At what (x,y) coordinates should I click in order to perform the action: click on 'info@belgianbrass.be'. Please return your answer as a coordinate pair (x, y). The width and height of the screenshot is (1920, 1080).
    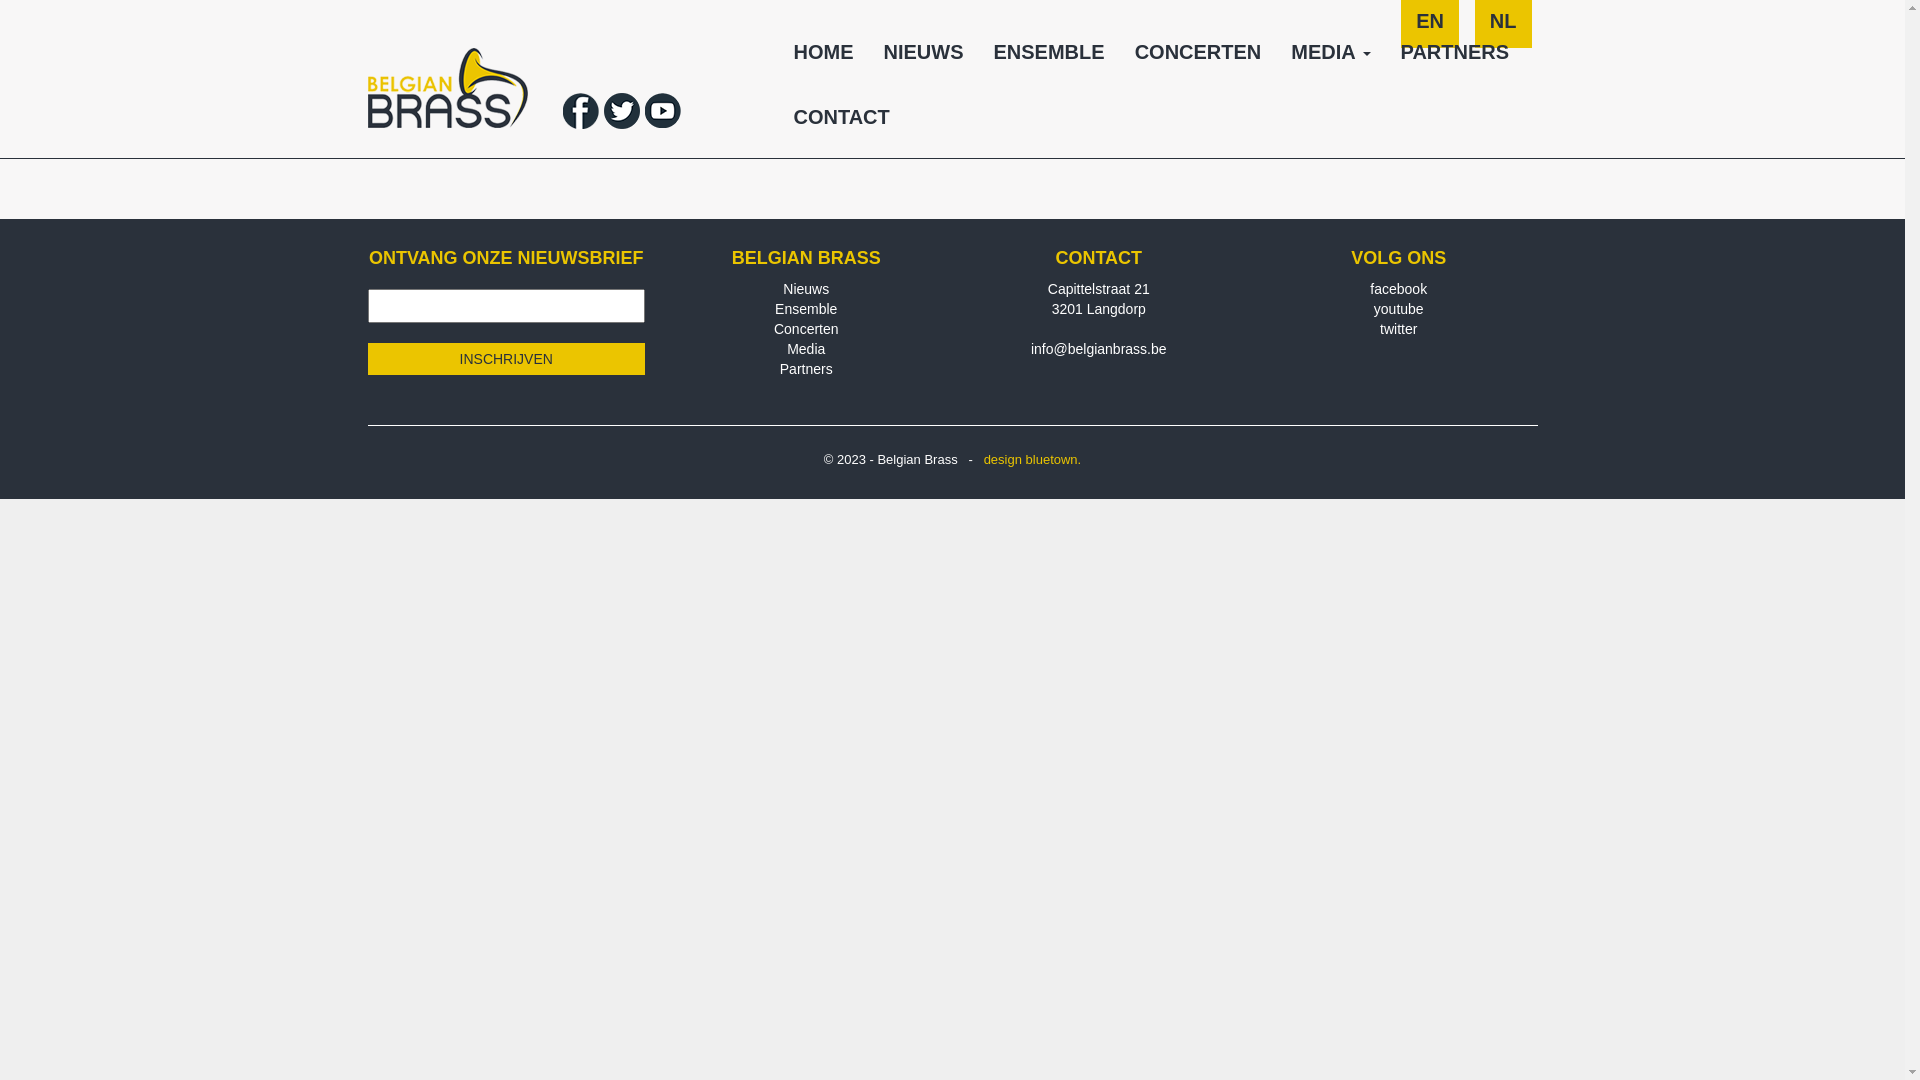
    Looking at the image, I should click on (1098, 347).